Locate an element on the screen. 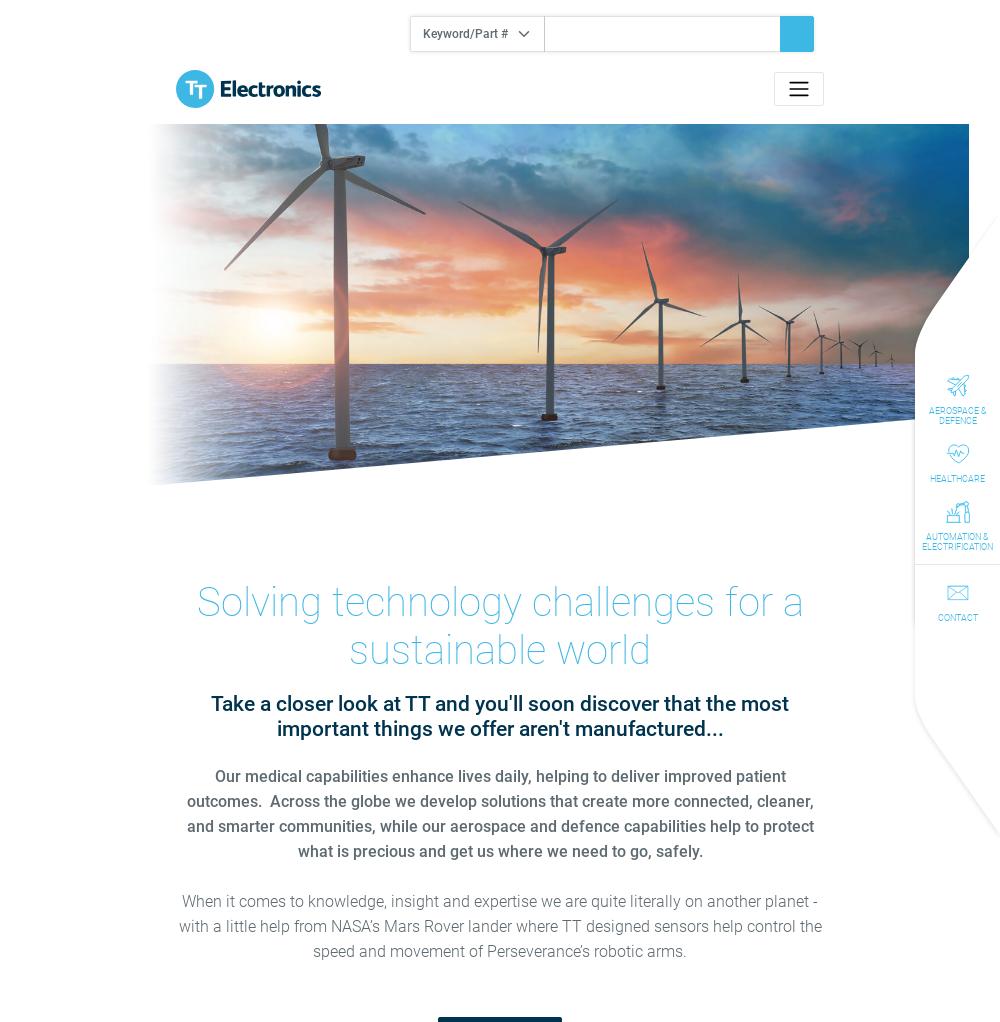 The width and height of the screenshot is (1000, 1022). 'Cookiebot by Usercentrics' is located at coordinates (537, 671).